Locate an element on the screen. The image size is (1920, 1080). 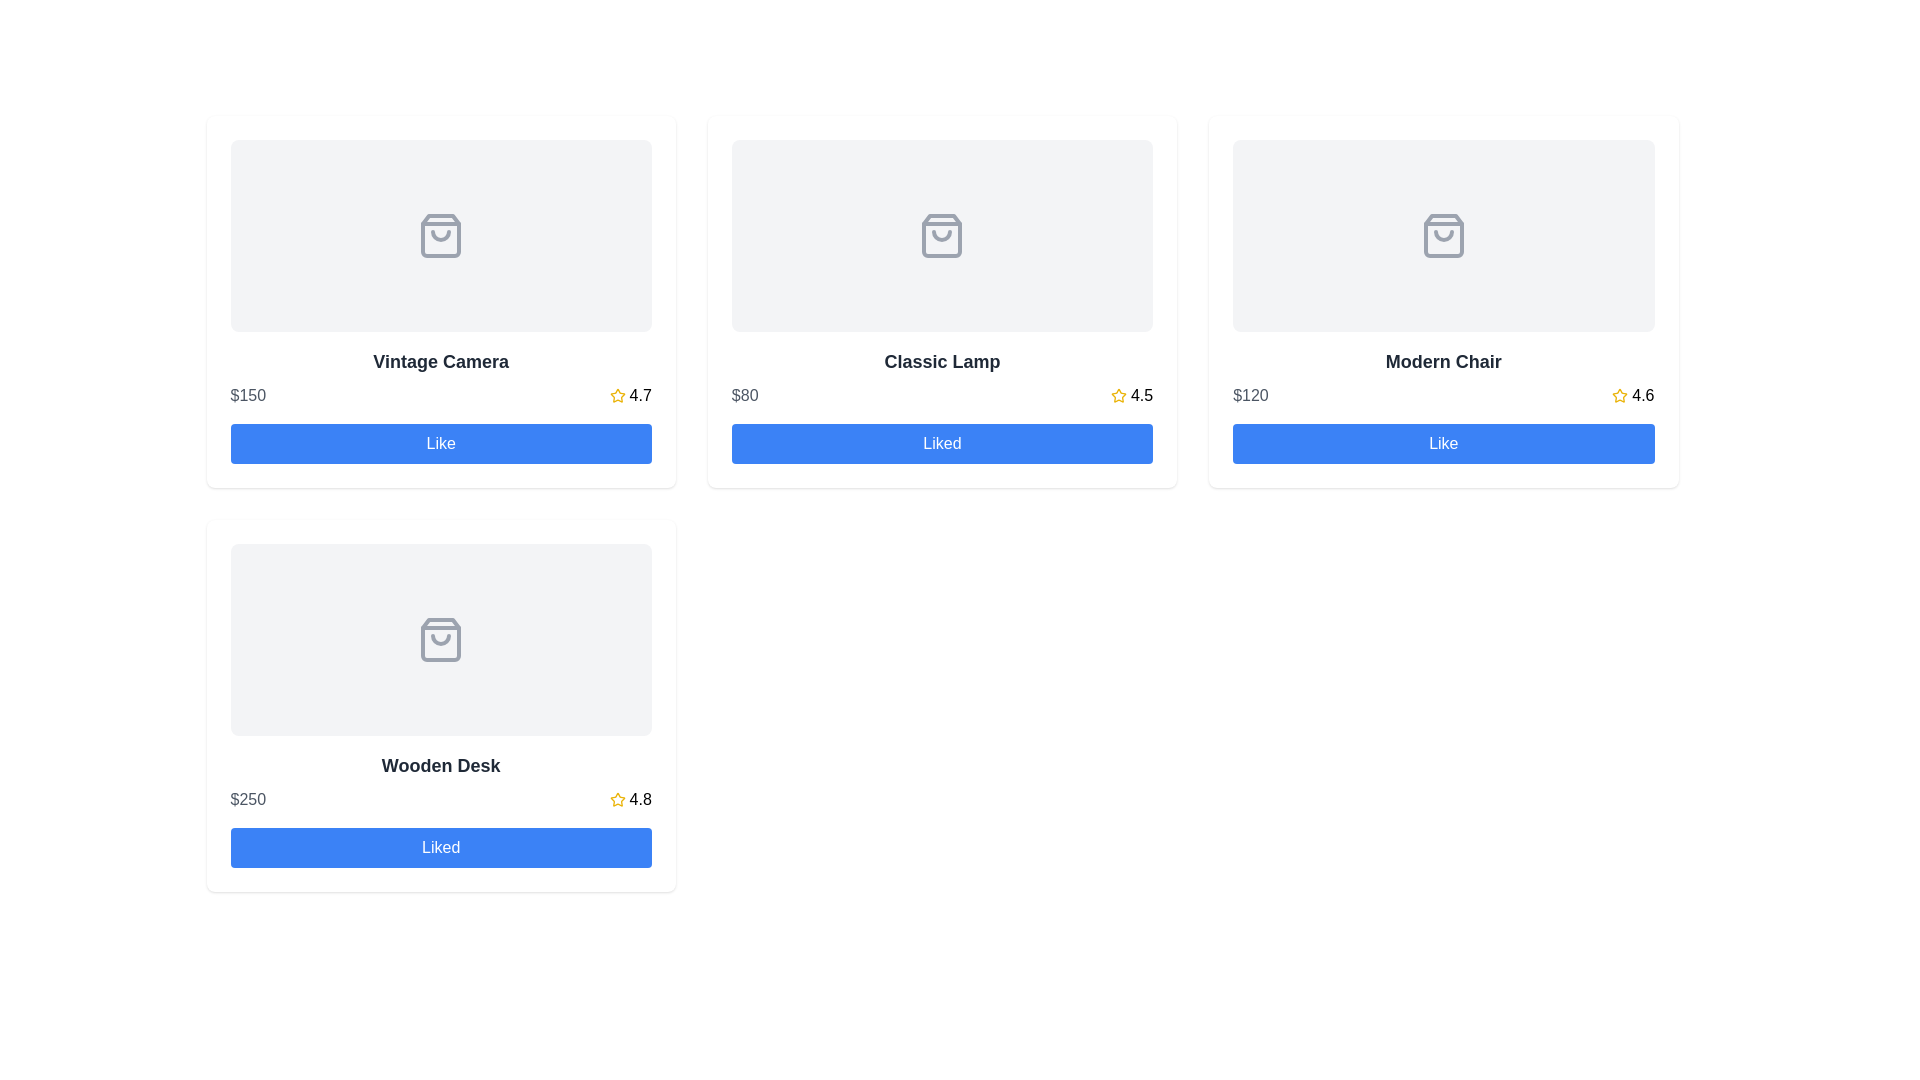
text label displaying the price '$80' located at the top-left corner of the pricing and rating row for the 'Classic Lamp' is located at coordinates (744, 396).